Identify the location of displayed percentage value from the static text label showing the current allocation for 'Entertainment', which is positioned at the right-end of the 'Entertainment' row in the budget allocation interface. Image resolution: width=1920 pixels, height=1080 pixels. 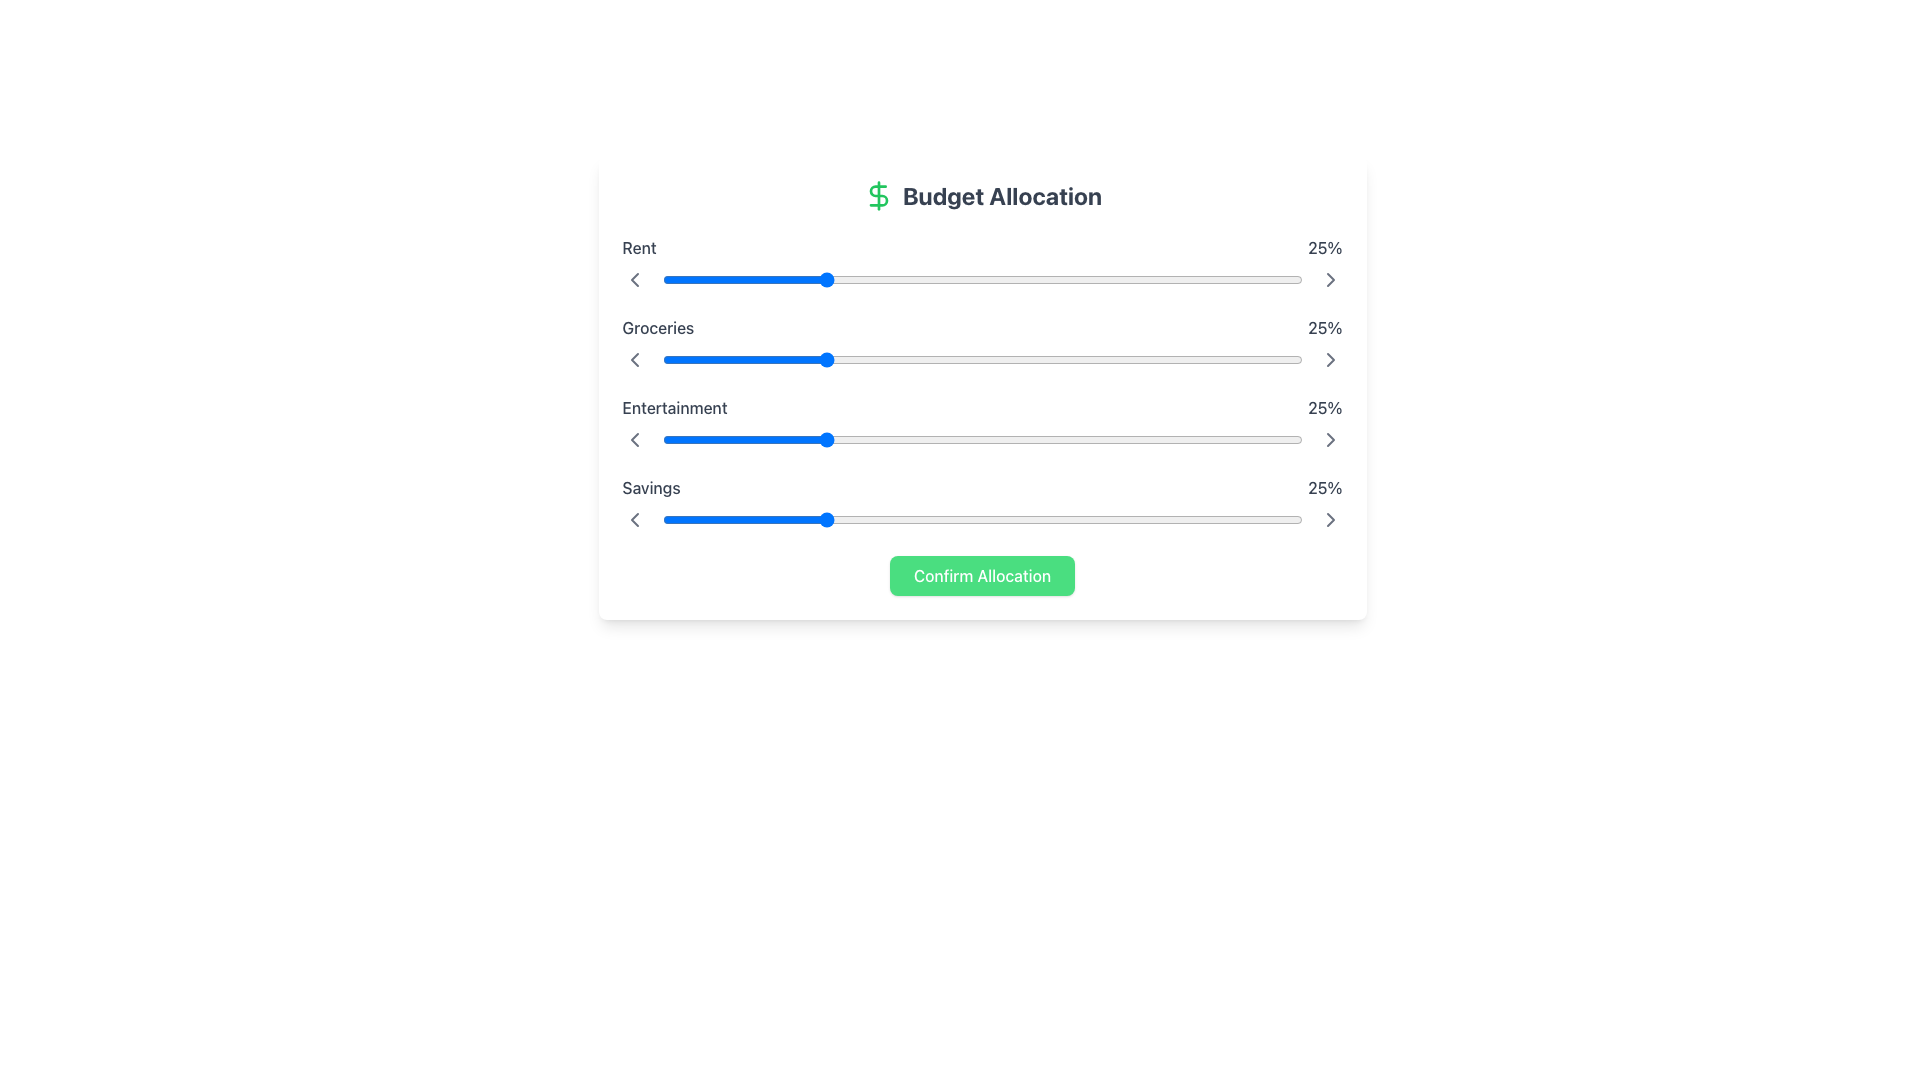
(1325, 407).